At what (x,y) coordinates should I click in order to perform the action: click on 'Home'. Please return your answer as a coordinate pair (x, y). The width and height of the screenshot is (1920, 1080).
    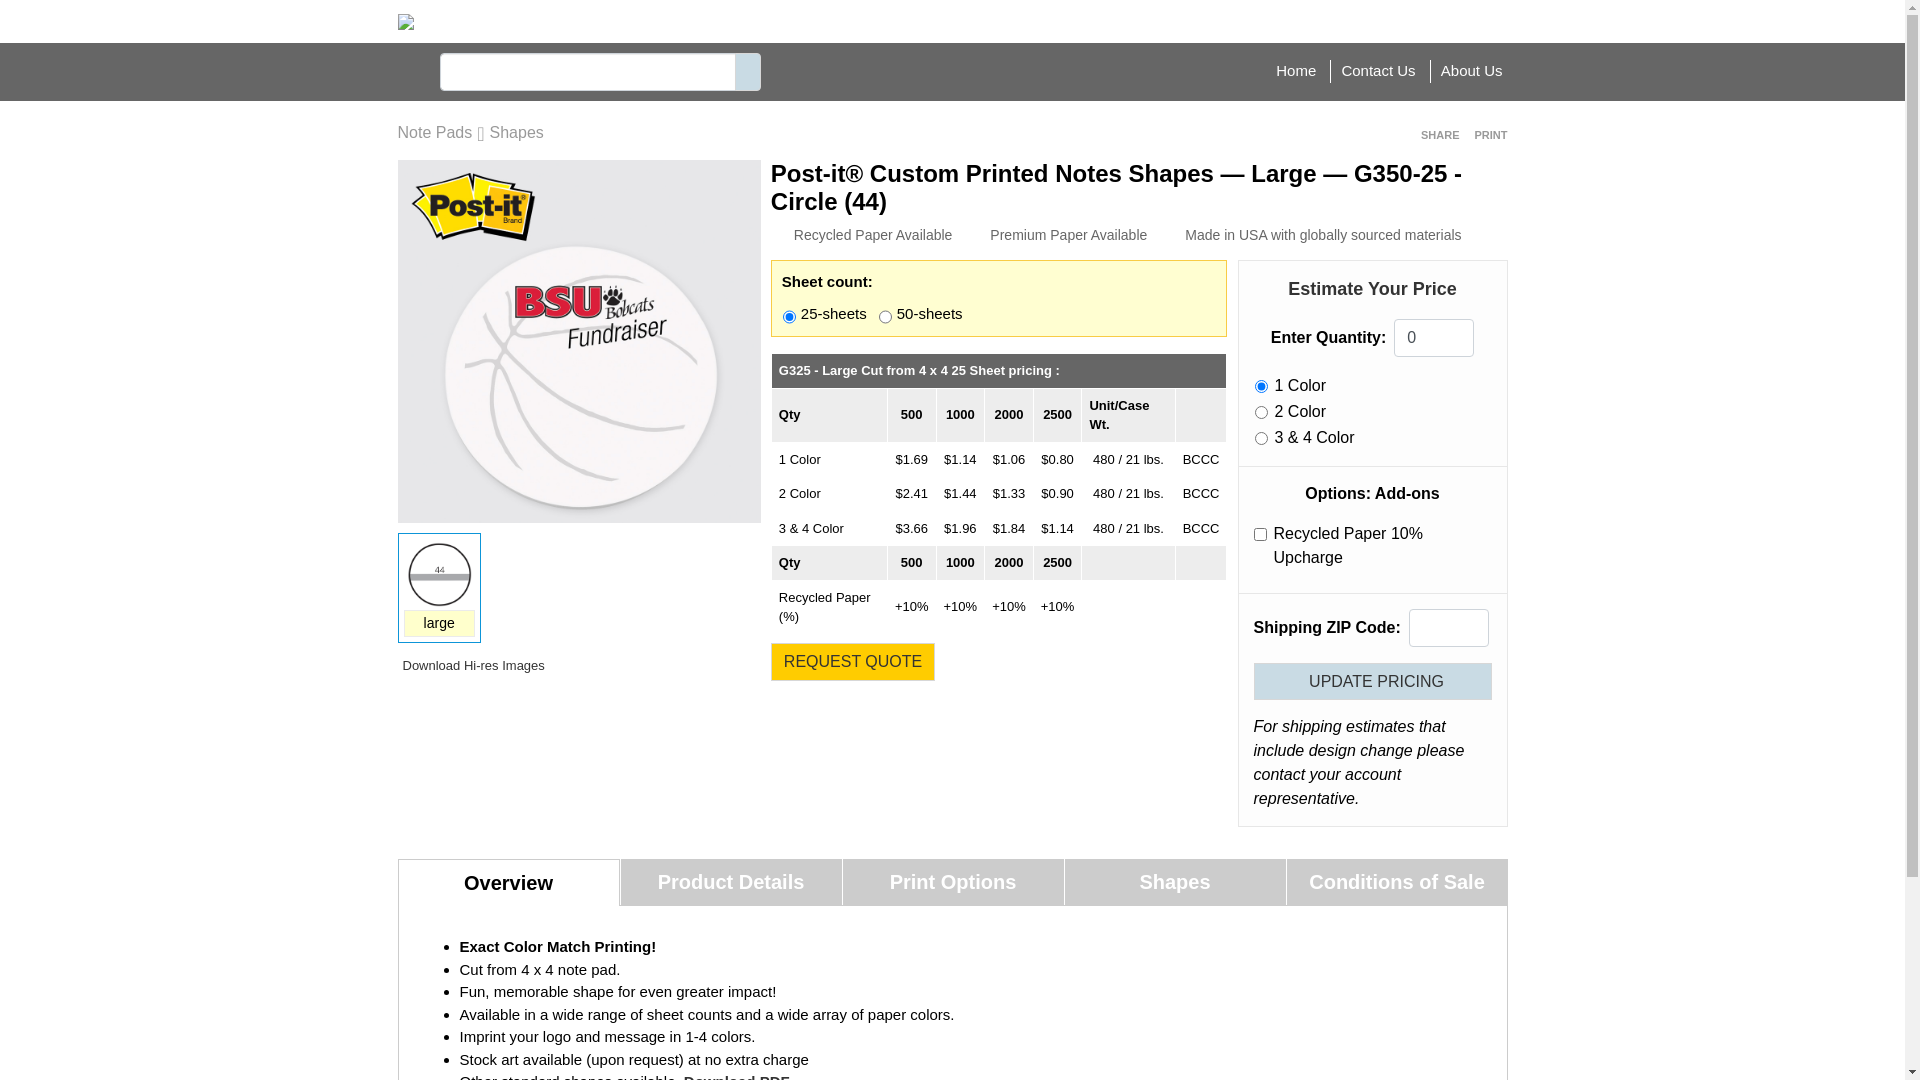
    Looking at the image, I should click on (1296, 69).